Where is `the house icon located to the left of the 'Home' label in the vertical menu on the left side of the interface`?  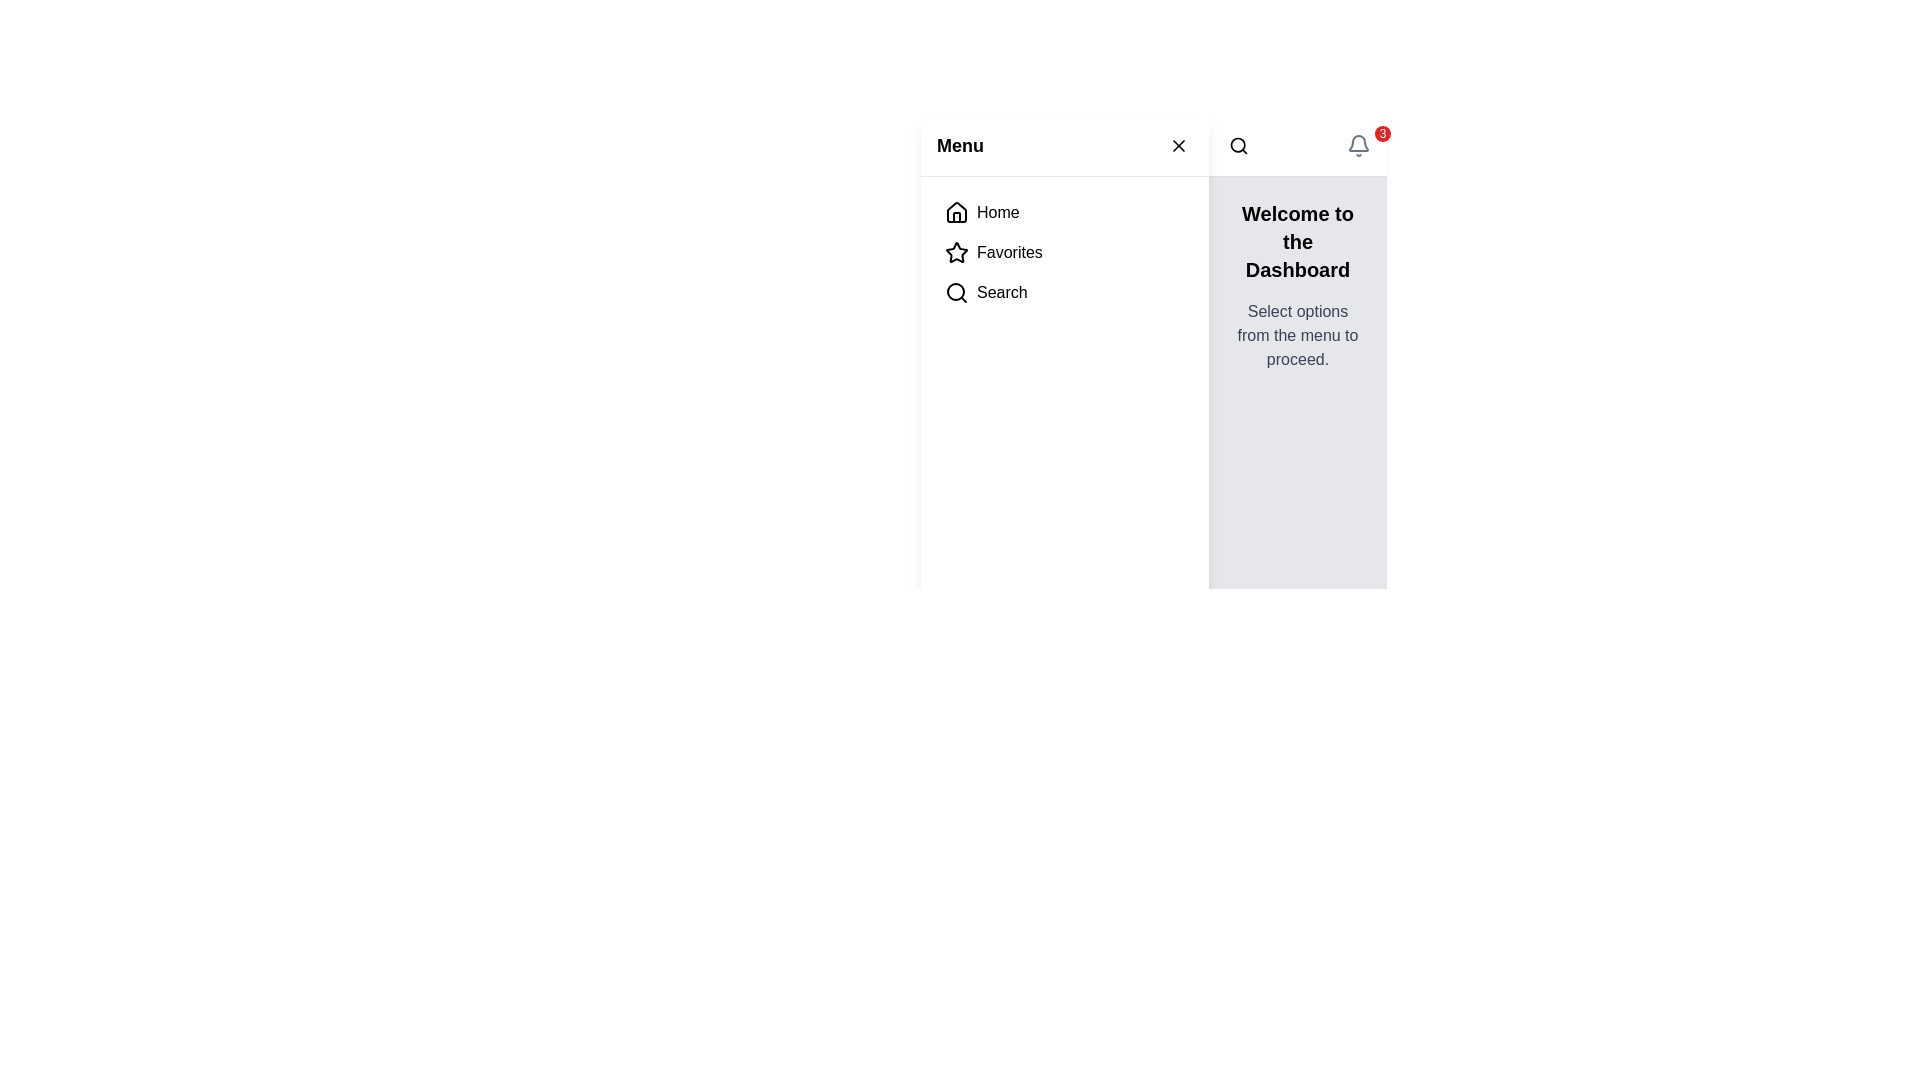
the house icon located to the left of the 'Home' label in the vertical menu on the left side of the interface is located at coordinates (955, 212).